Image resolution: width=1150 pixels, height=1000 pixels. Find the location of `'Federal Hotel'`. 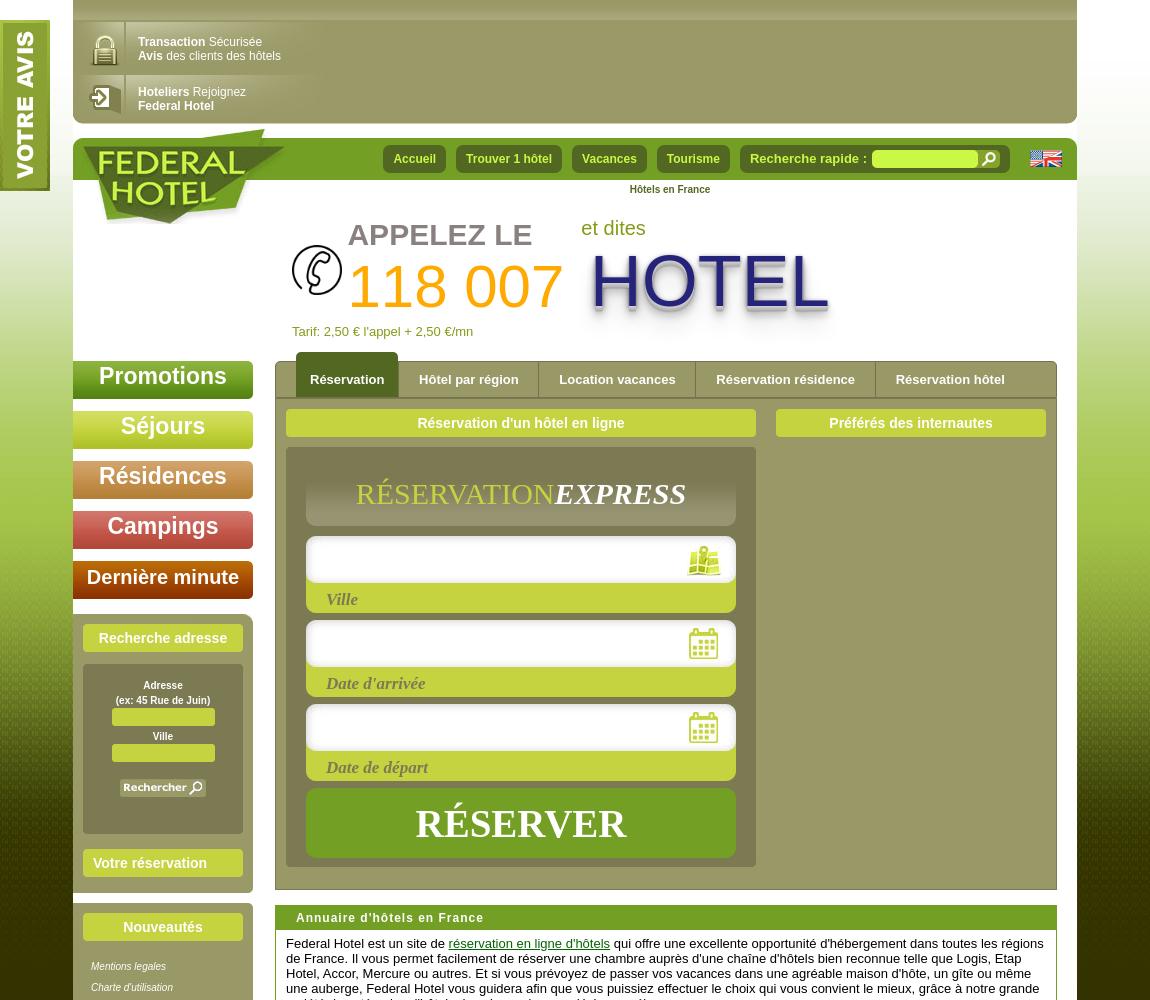

'Federal Hotel' is located at coordinates (174, 105).